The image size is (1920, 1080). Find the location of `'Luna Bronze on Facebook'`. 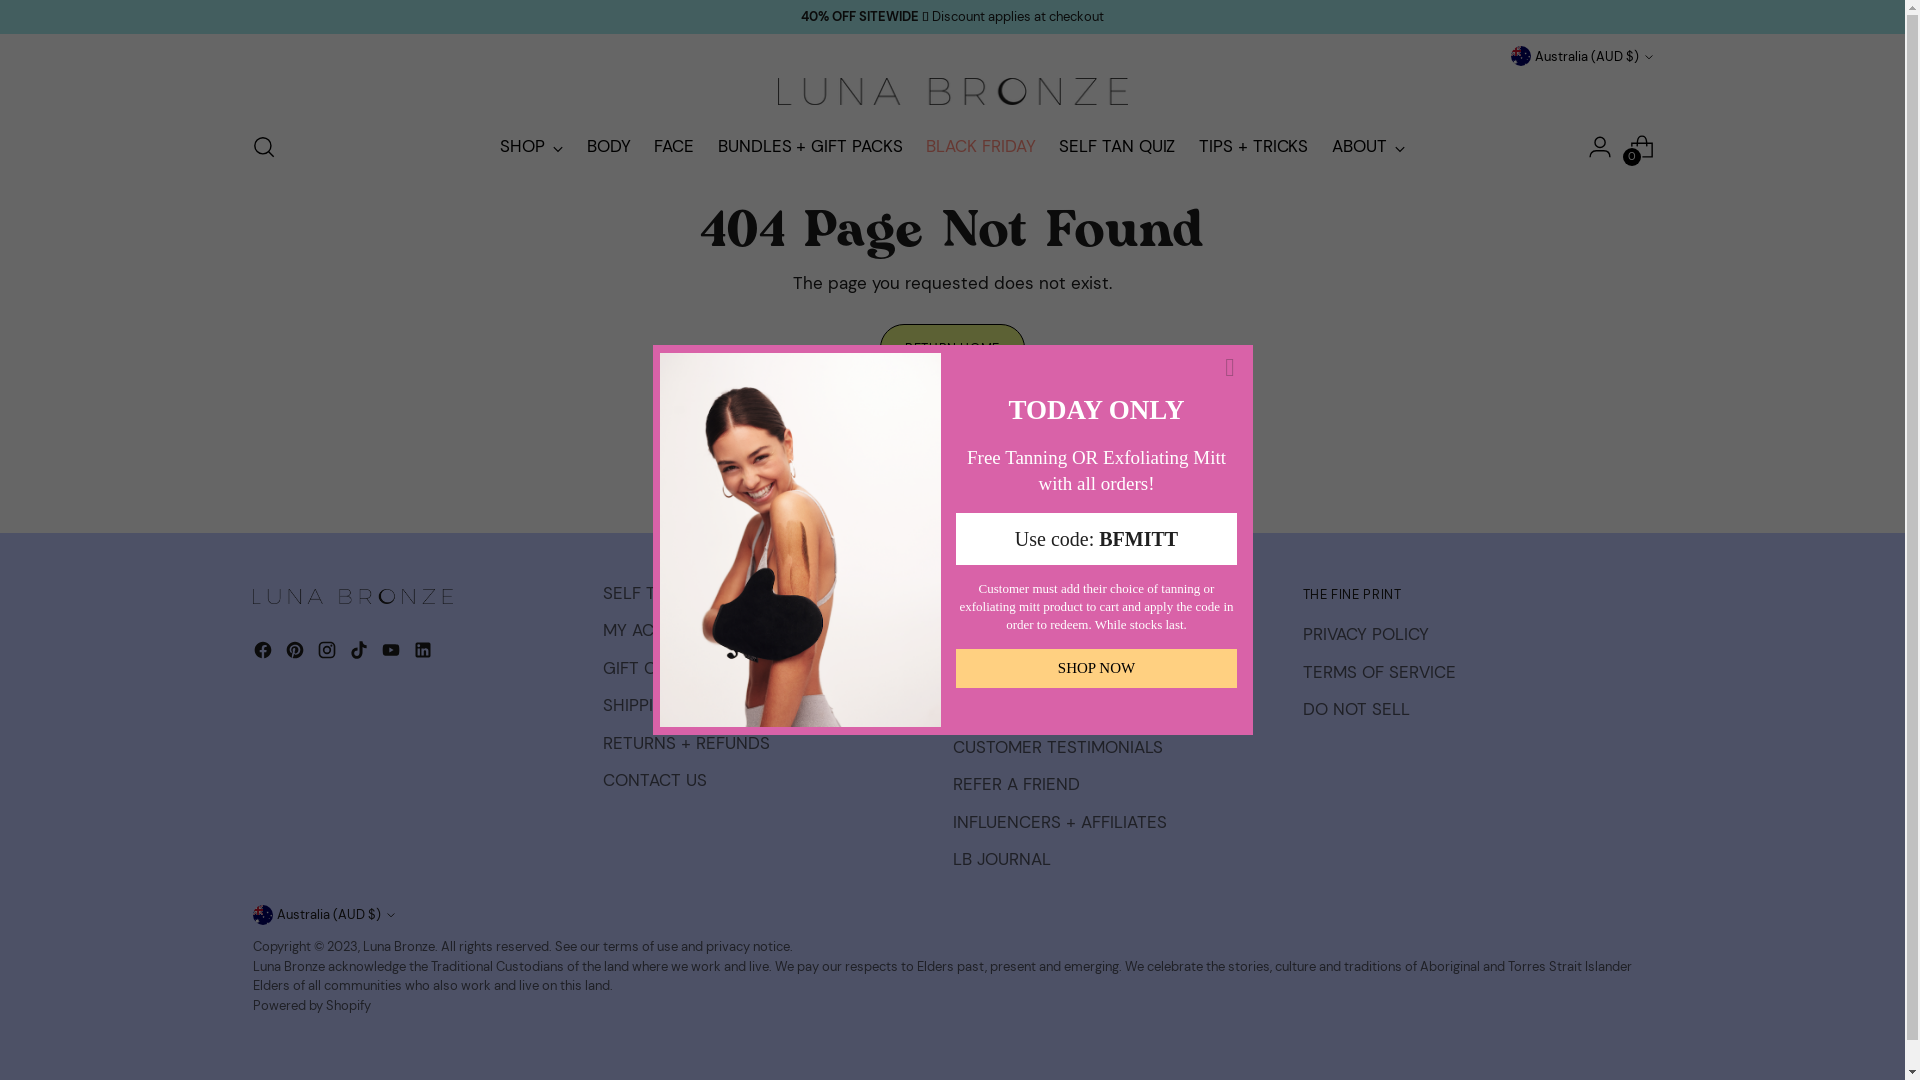

'Luna Bronze on Facebook' is located at coordinates (263, 654).